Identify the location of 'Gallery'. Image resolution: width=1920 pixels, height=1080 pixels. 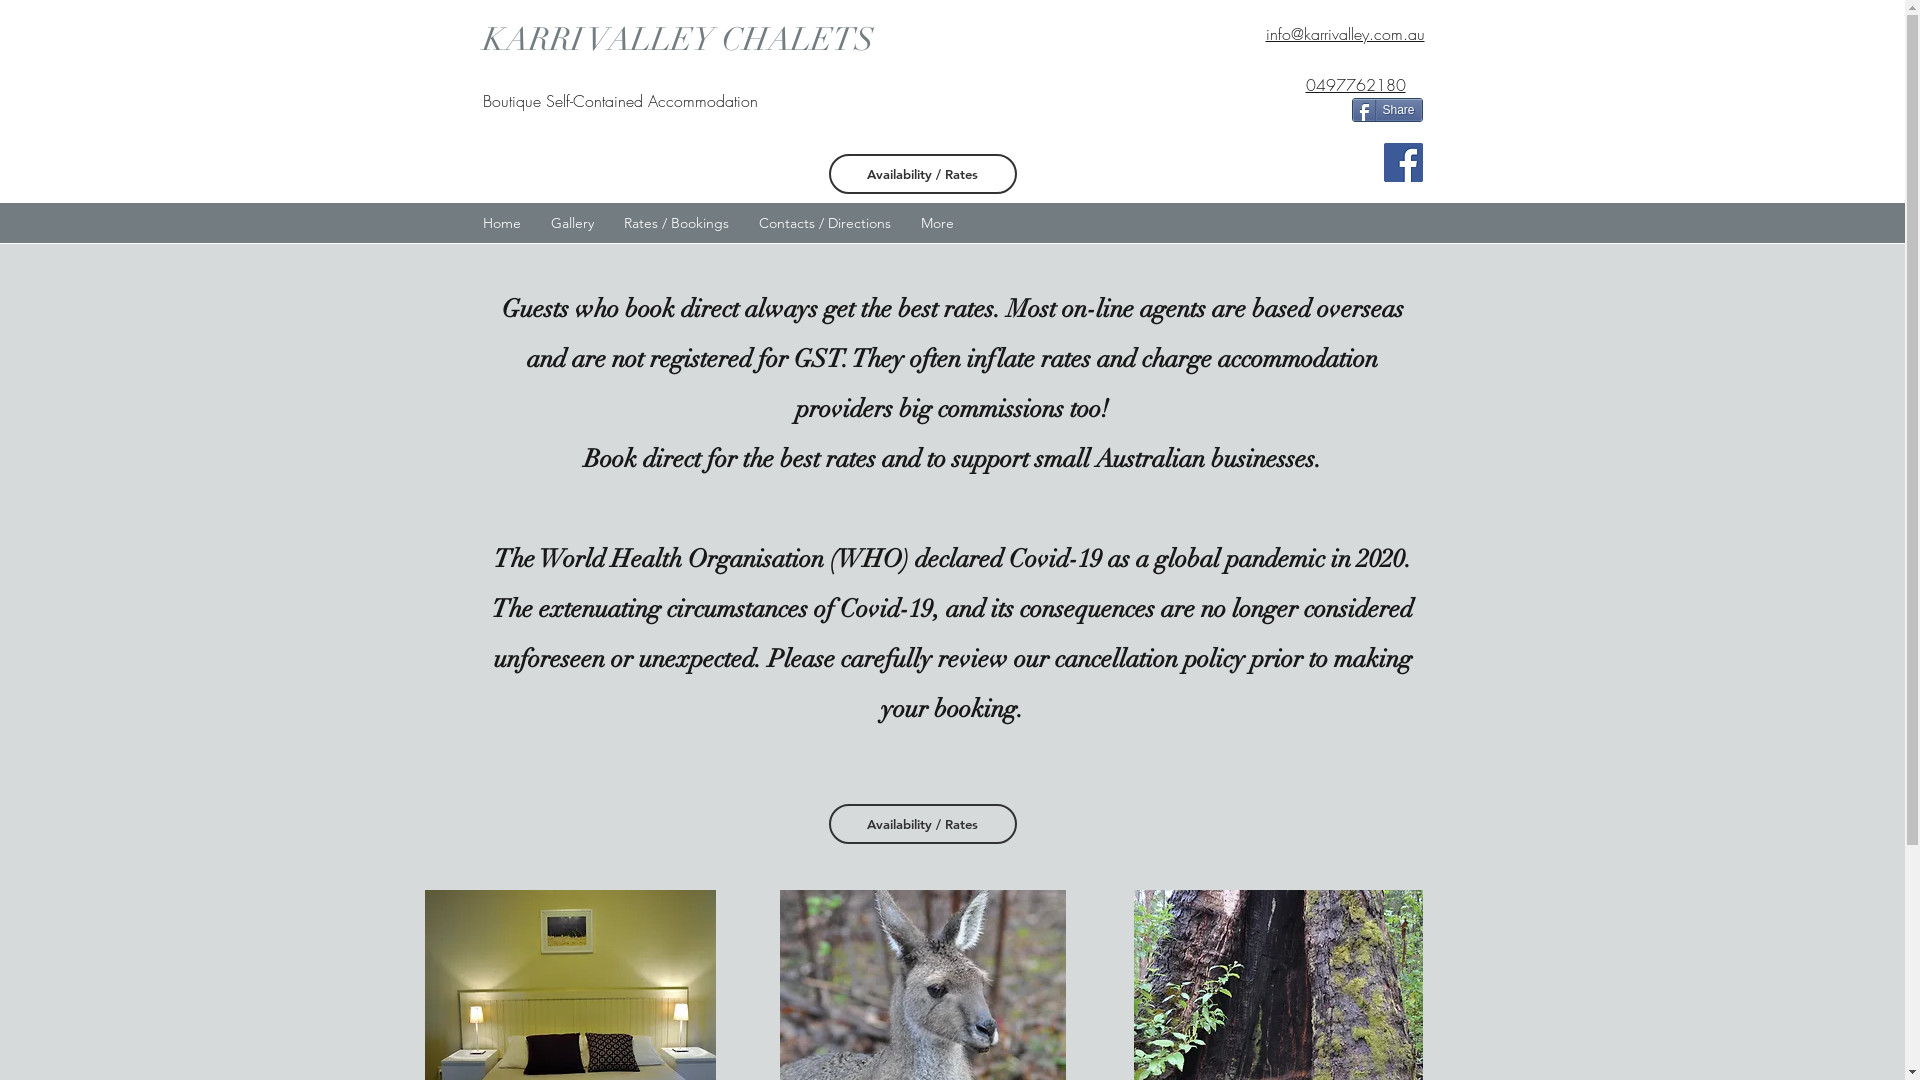
(571, 223).